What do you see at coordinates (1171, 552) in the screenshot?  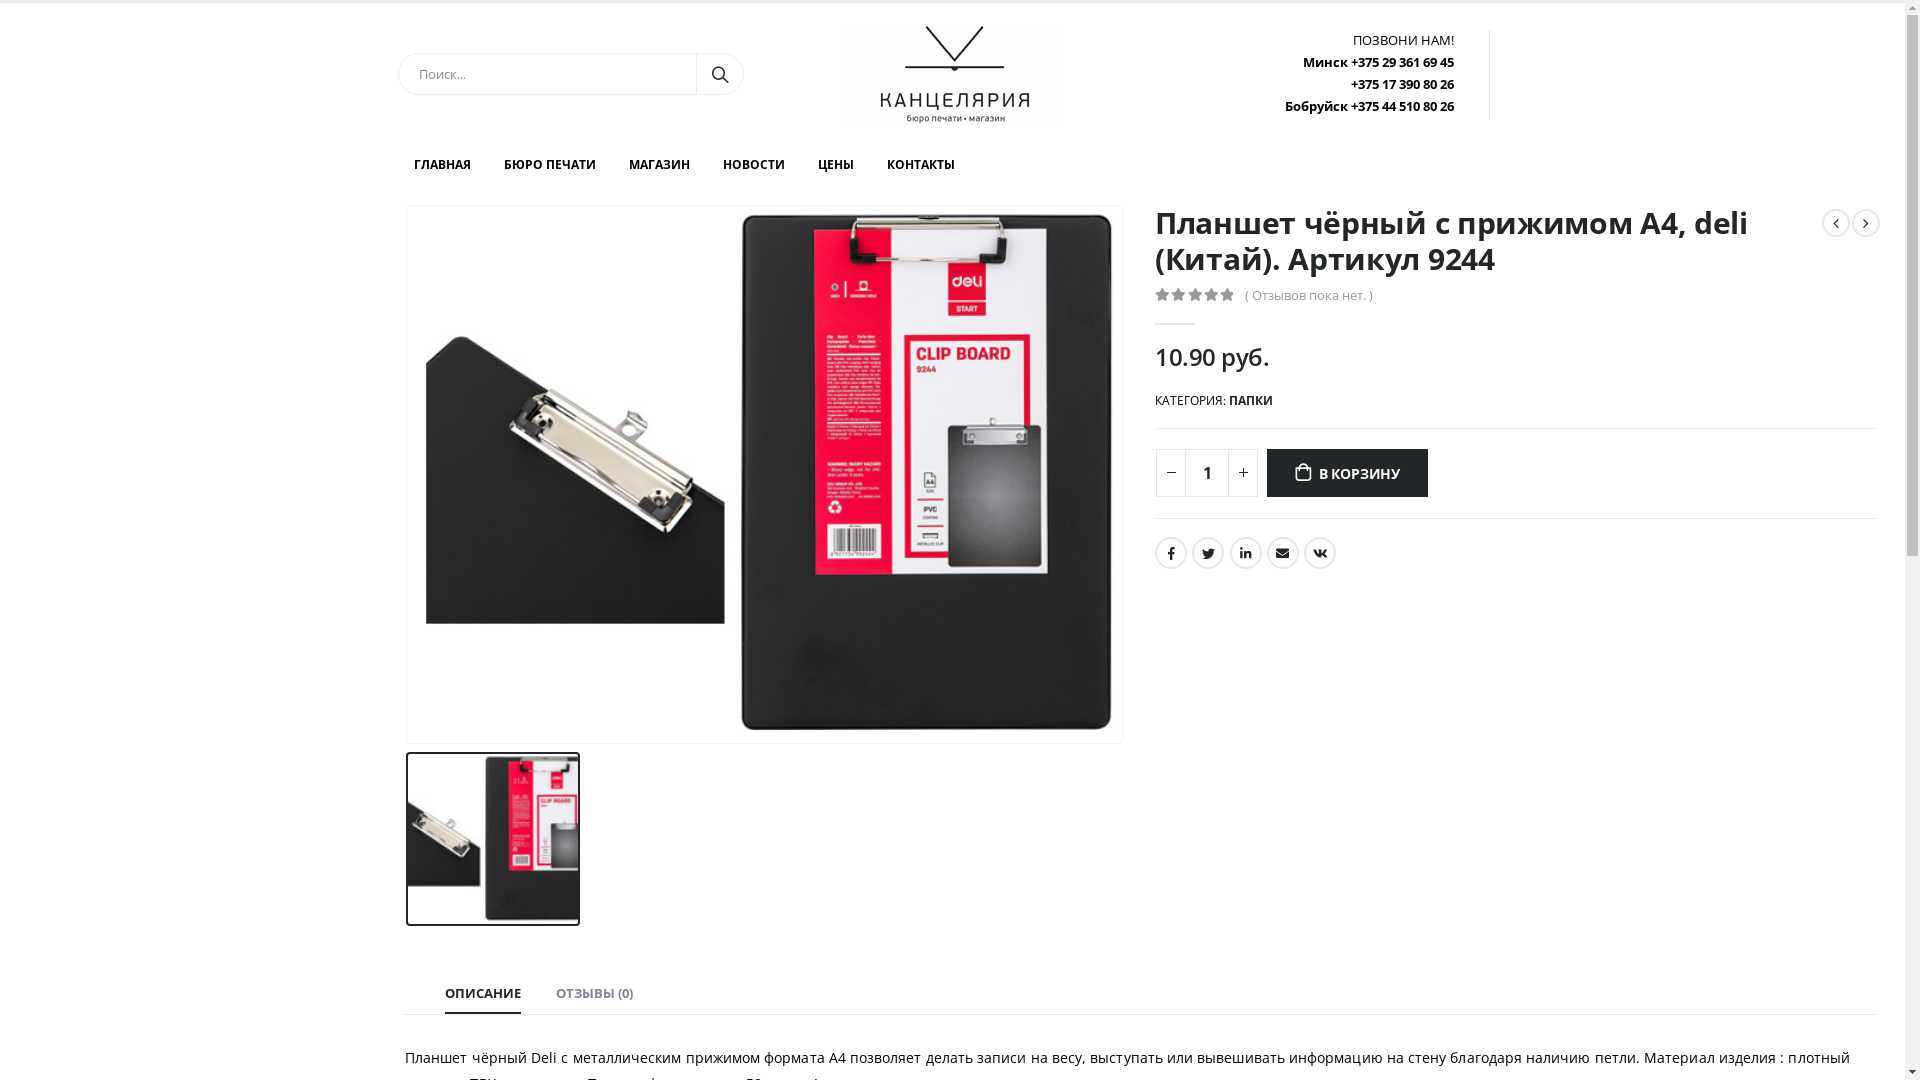 I see `'Facebook'` at bounding box center [1171, 552].